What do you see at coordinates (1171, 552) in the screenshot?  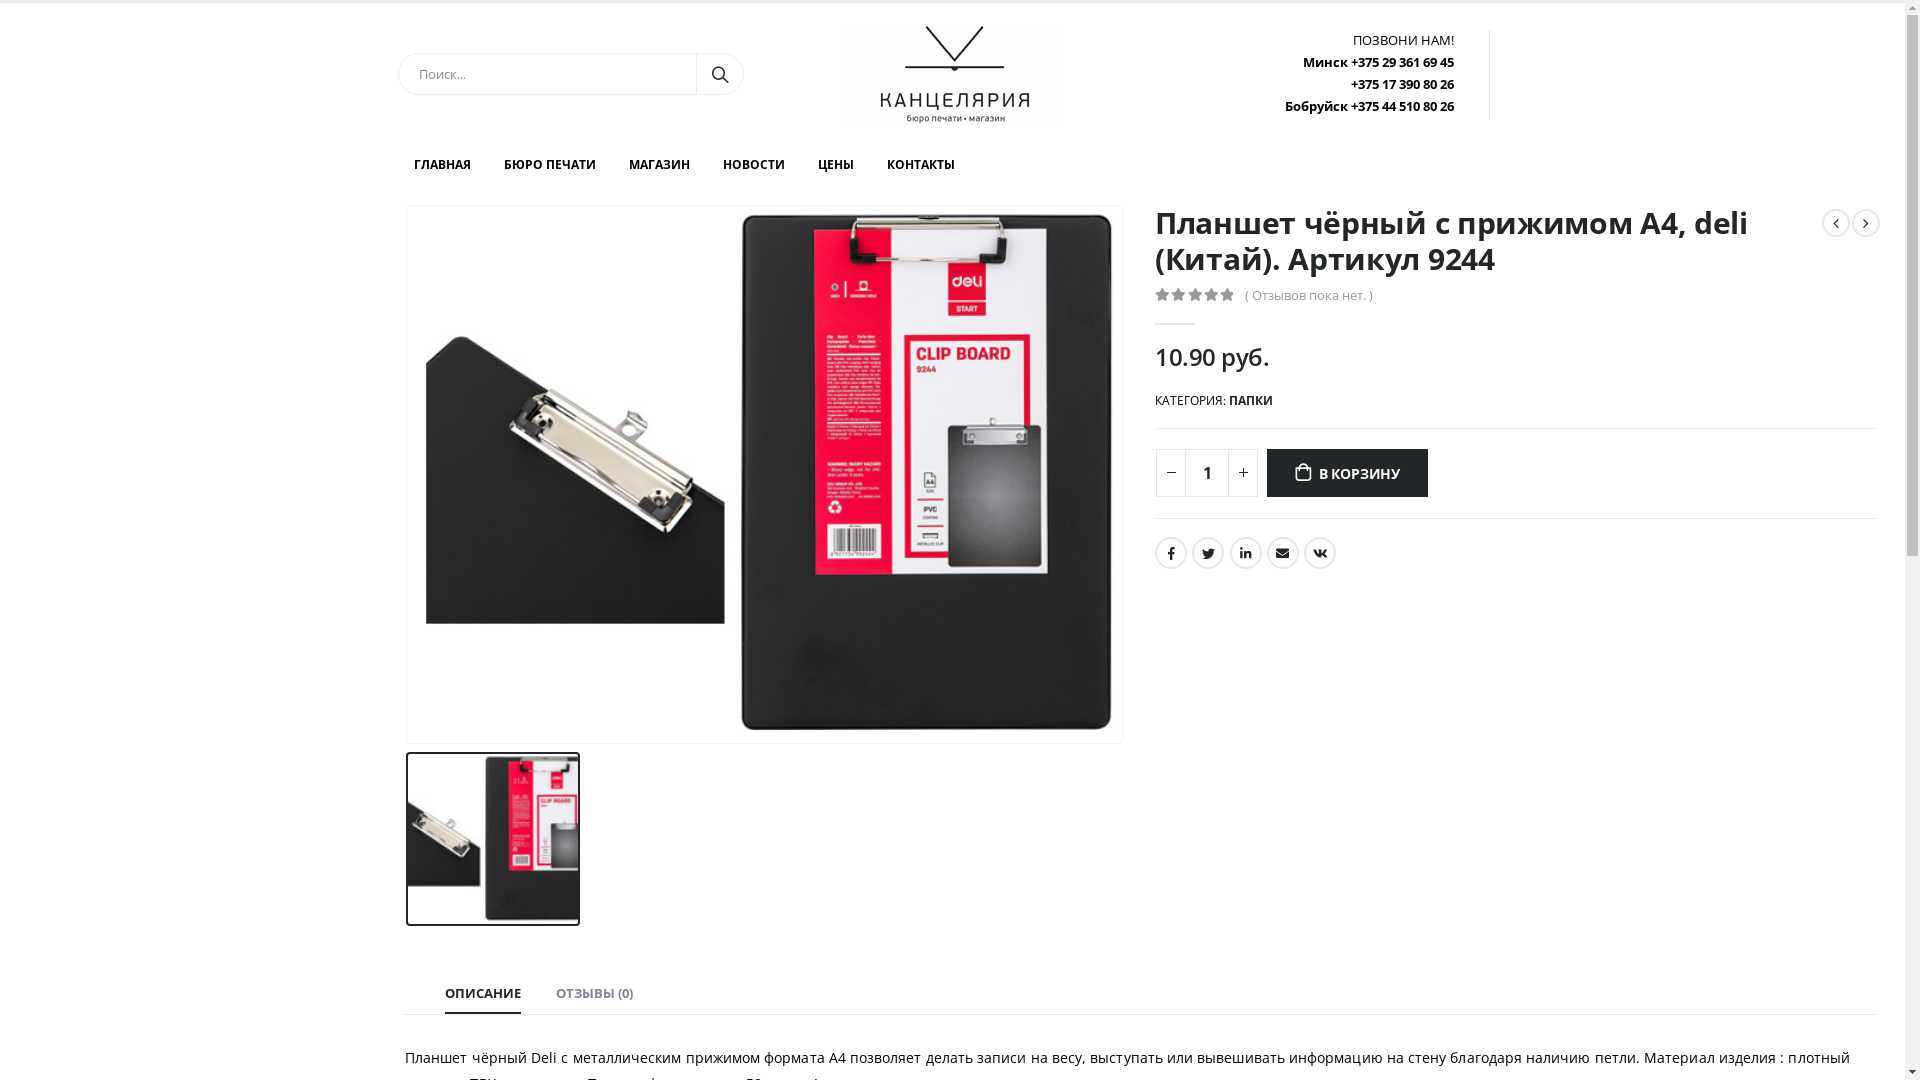 I see `'Facebook'` at bounding box center [1171, 552].